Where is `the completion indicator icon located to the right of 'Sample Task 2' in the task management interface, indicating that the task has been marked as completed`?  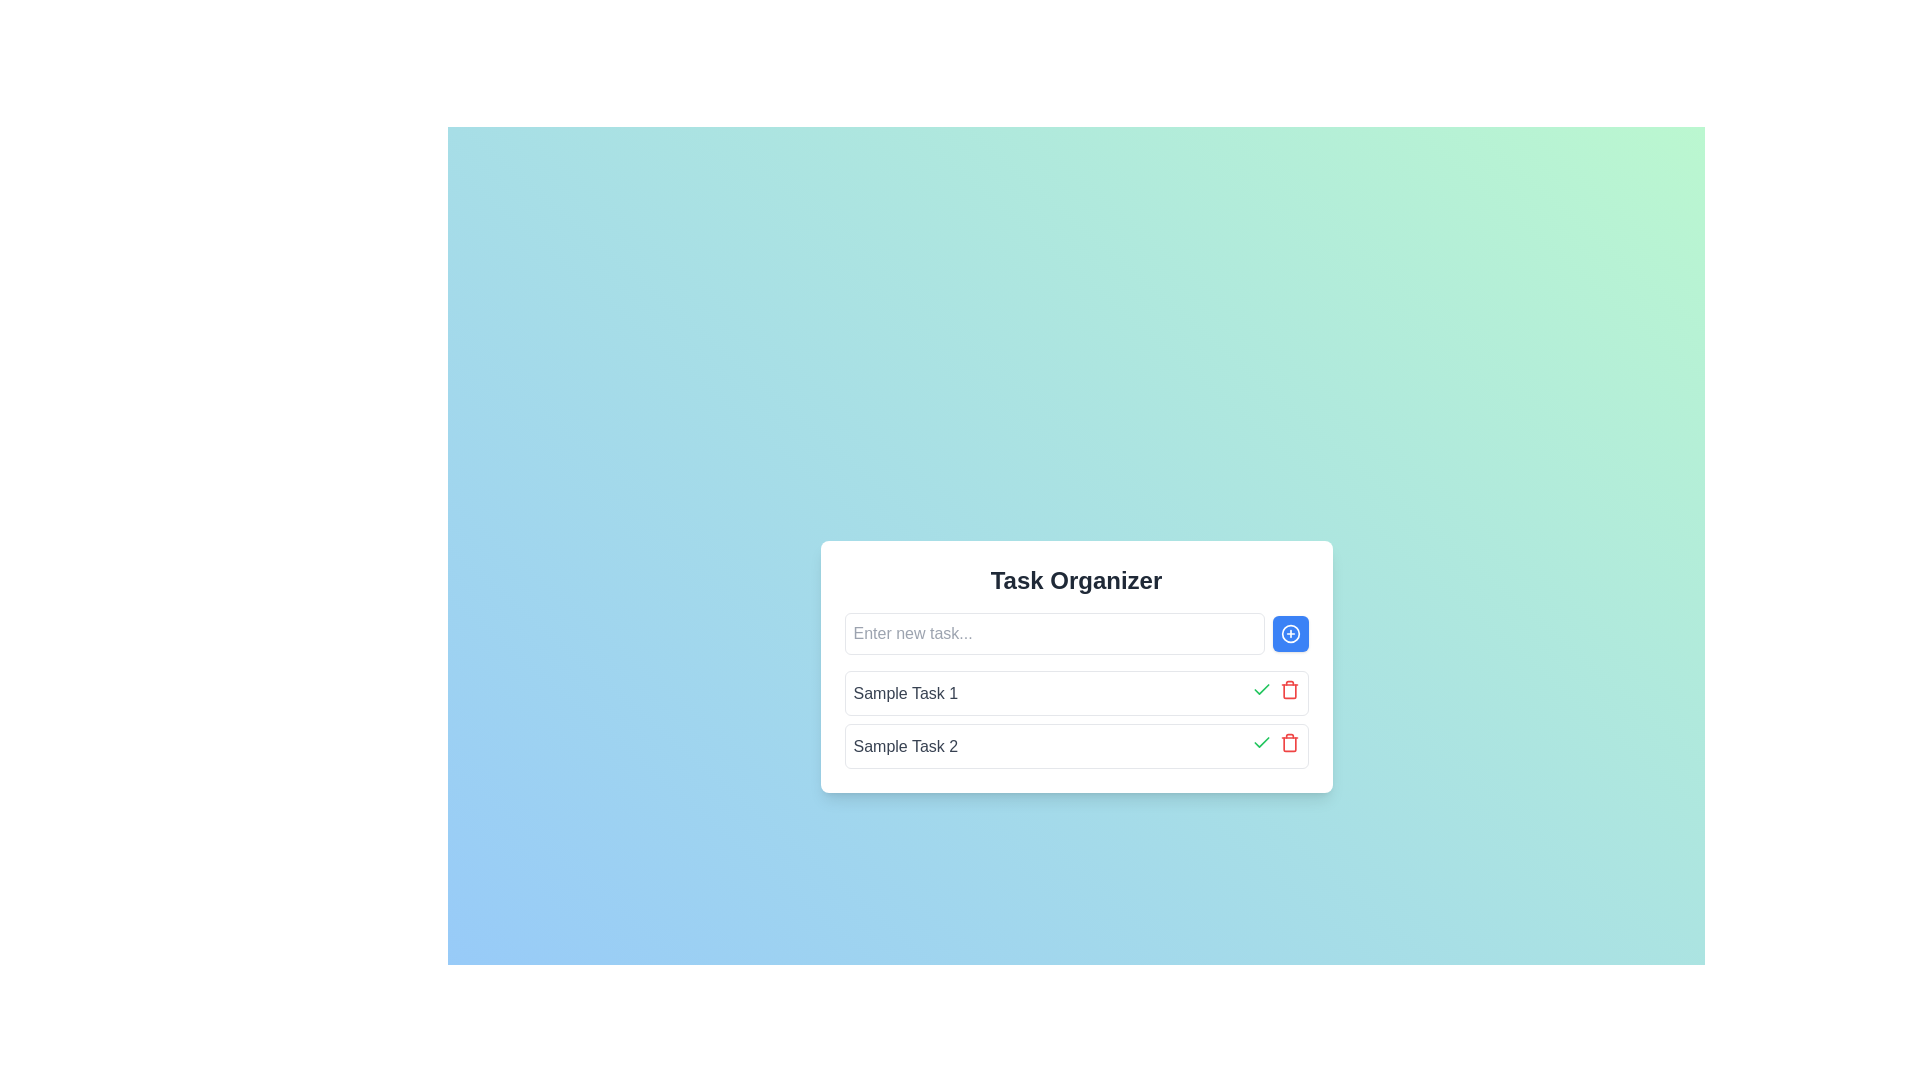
the completion indicator icon located to the right of 'Sample Task 2' in the task management interface, indicating that the task has been marked as completed is located at coordinates (1260, 688).